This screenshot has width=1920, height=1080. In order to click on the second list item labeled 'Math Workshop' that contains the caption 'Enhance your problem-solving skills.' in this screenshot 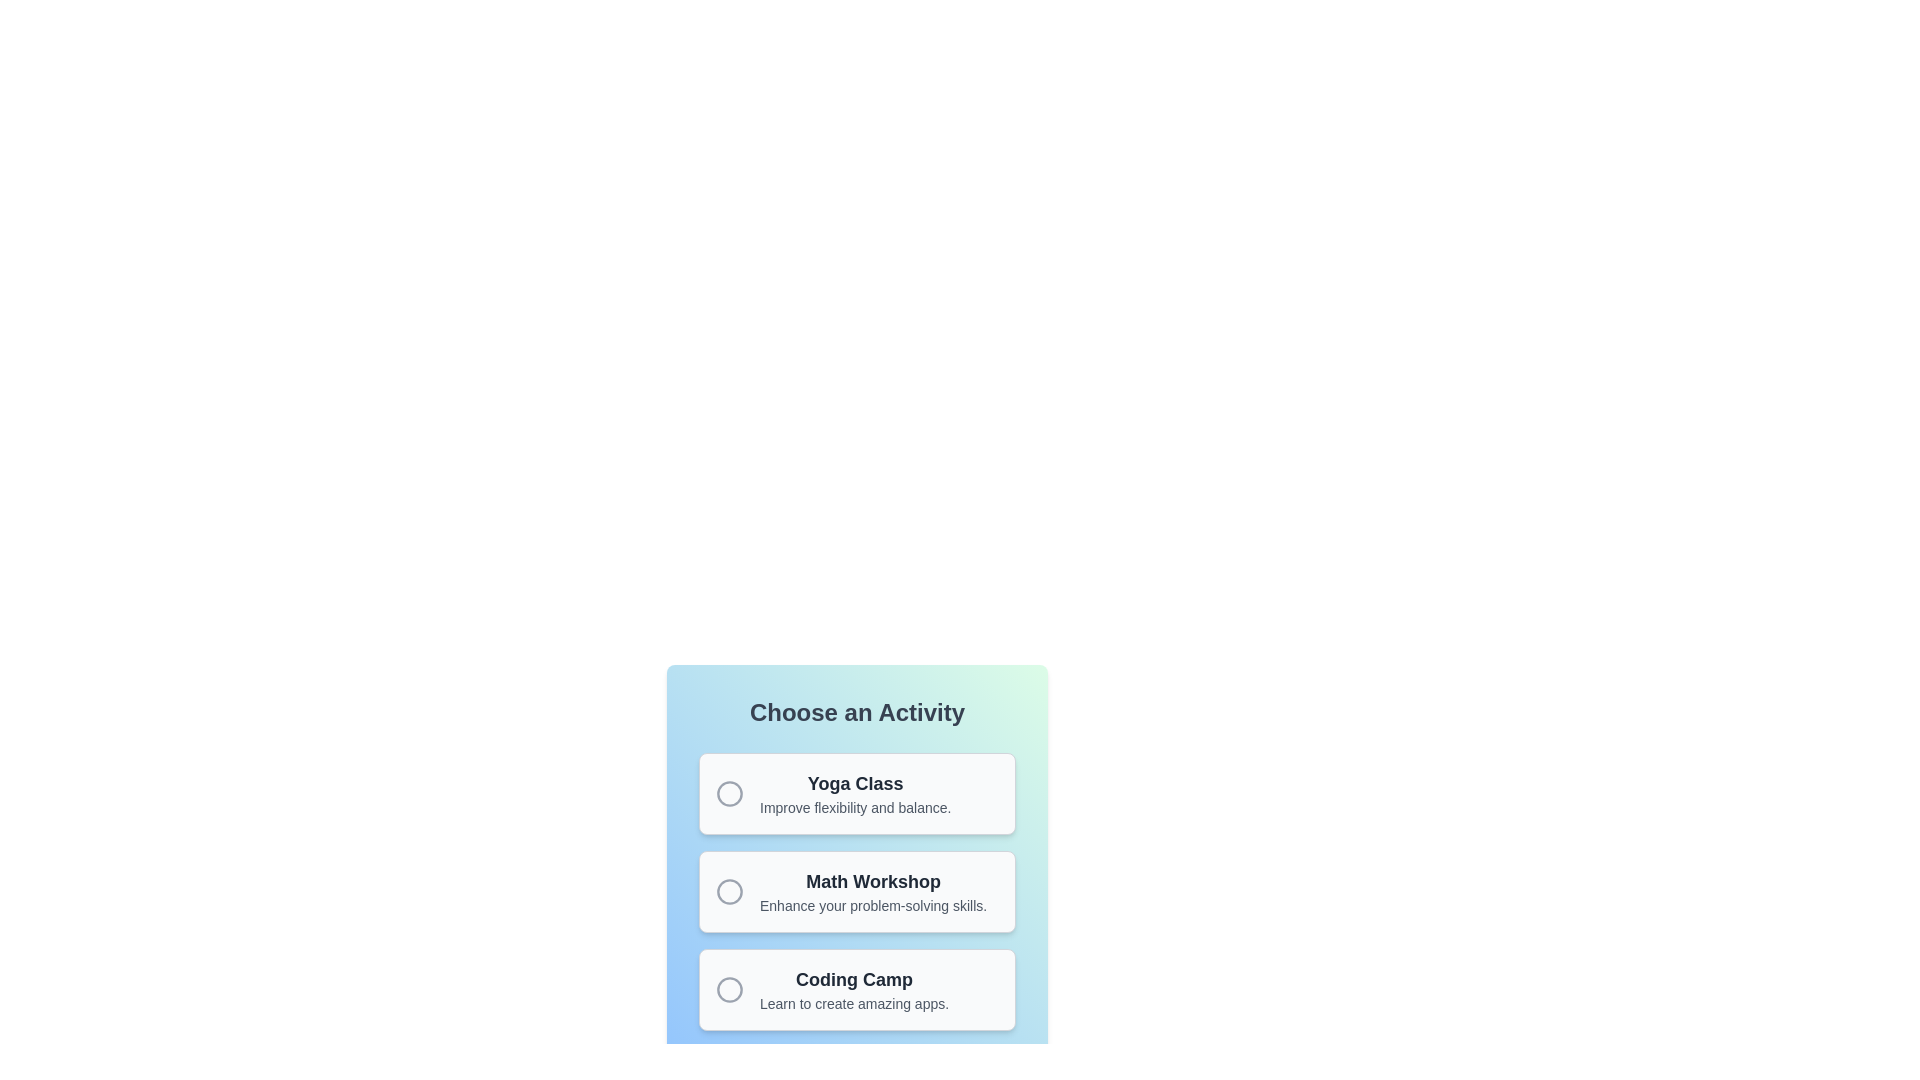, I will do `click(857, 890)`.